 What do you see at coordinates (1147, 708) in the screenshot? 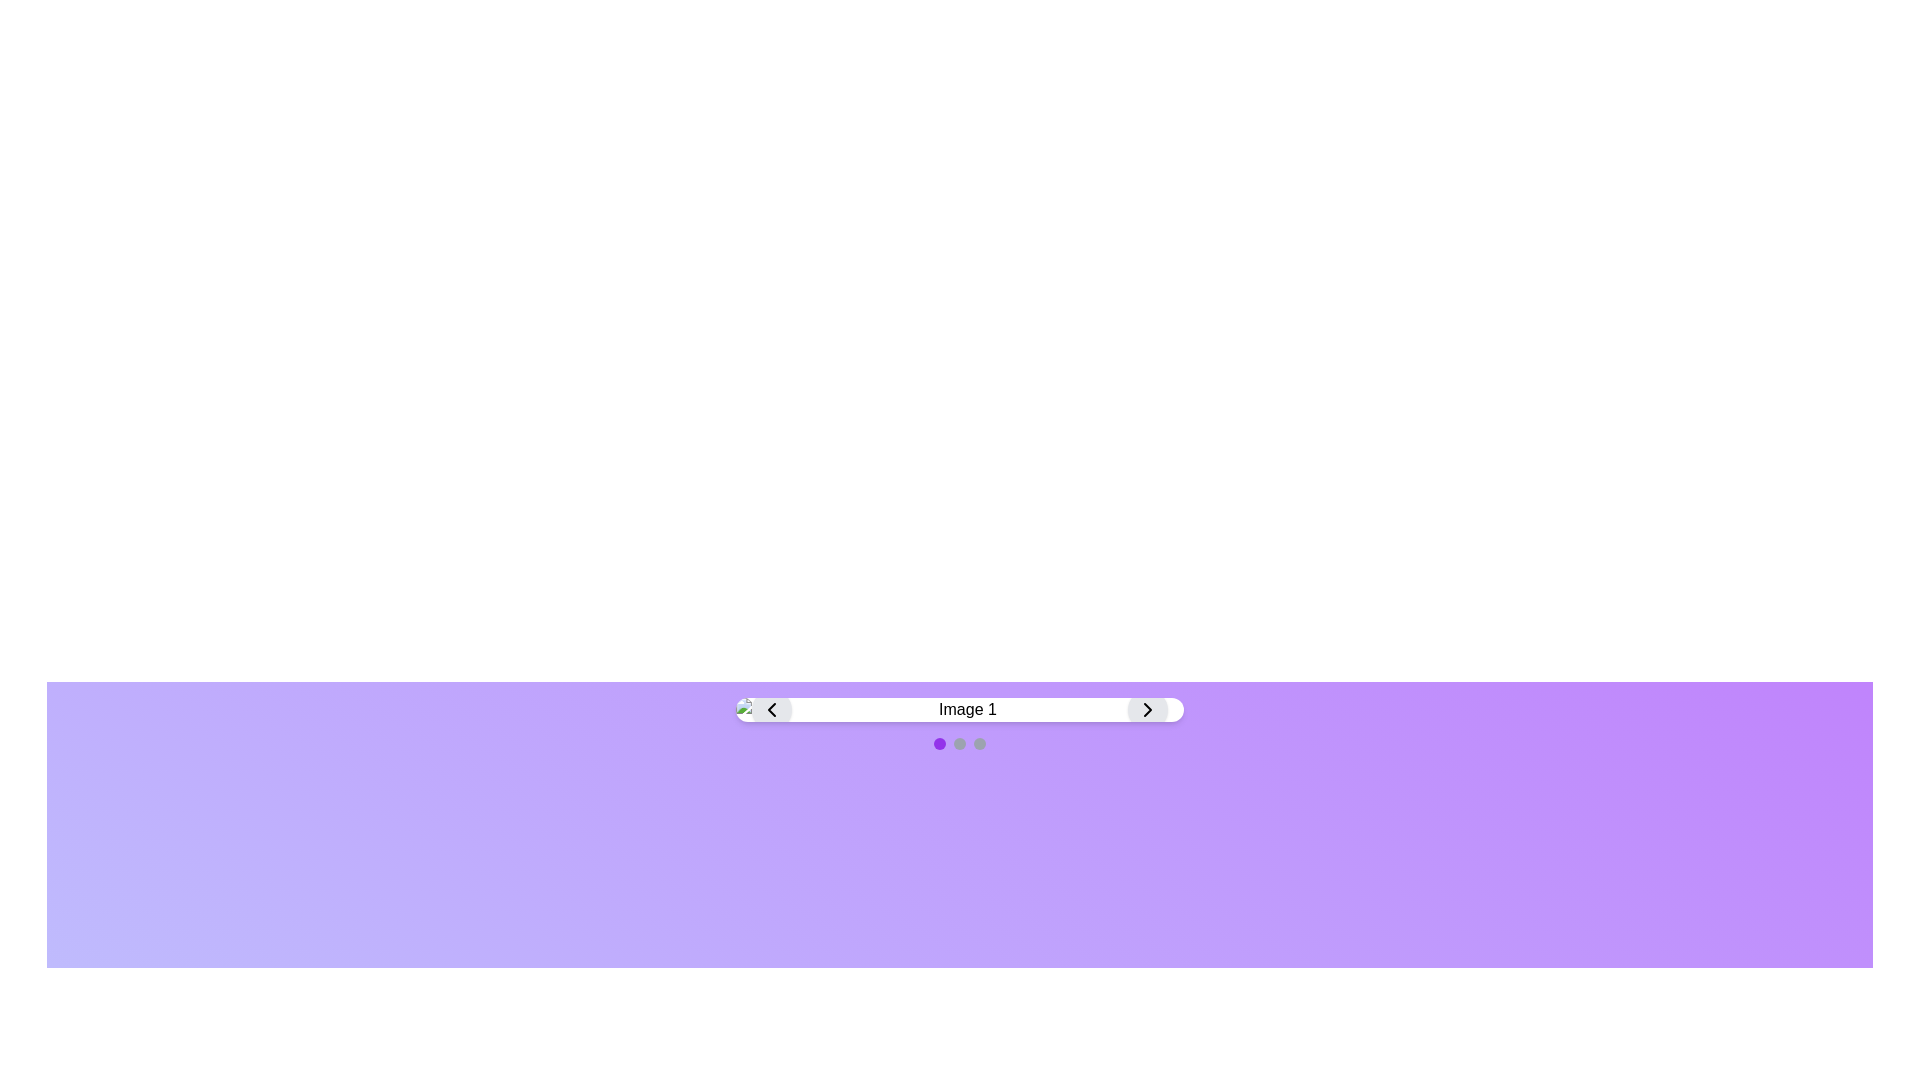
I see `the right-arrow button located on the right-hand side of the interface` at bounding box center [1147, 708].